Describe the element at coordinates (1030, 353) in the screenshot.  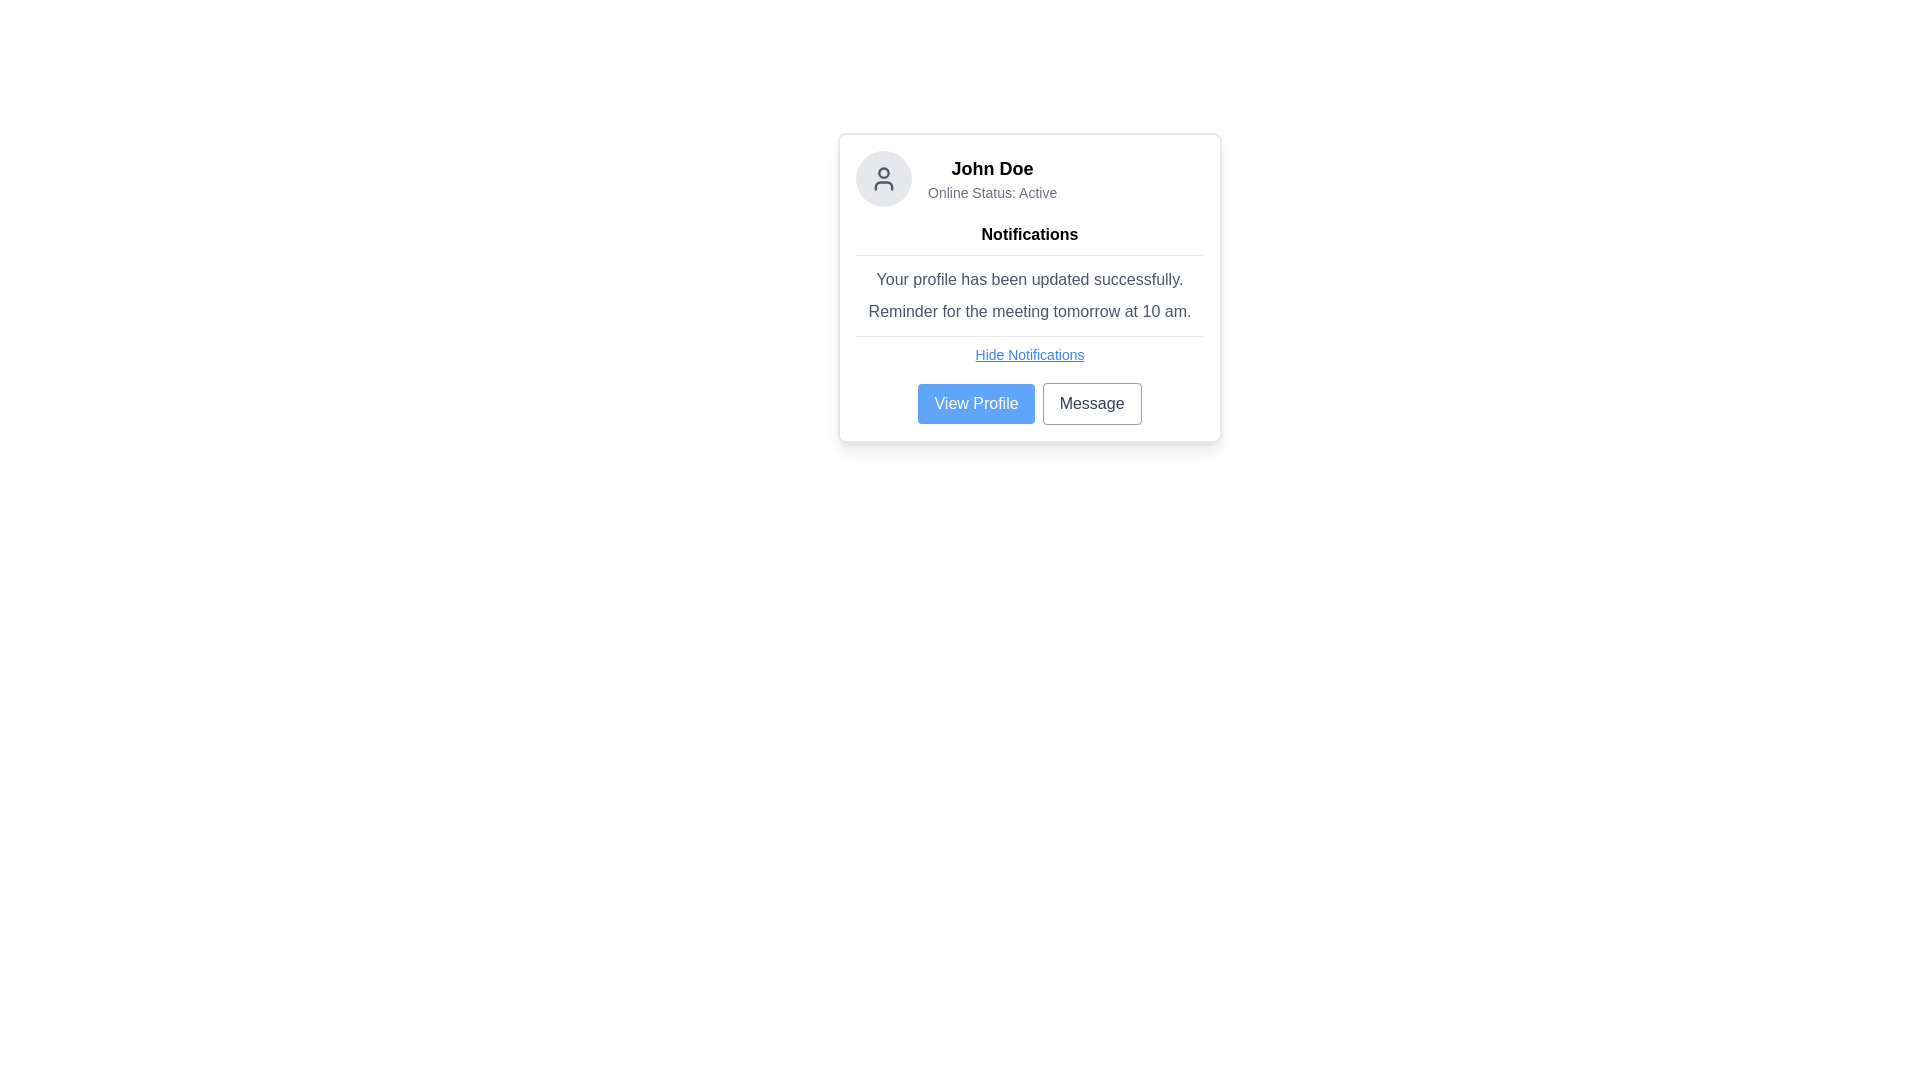
I see `the hyperlink located beneath the notification messages` at that location.